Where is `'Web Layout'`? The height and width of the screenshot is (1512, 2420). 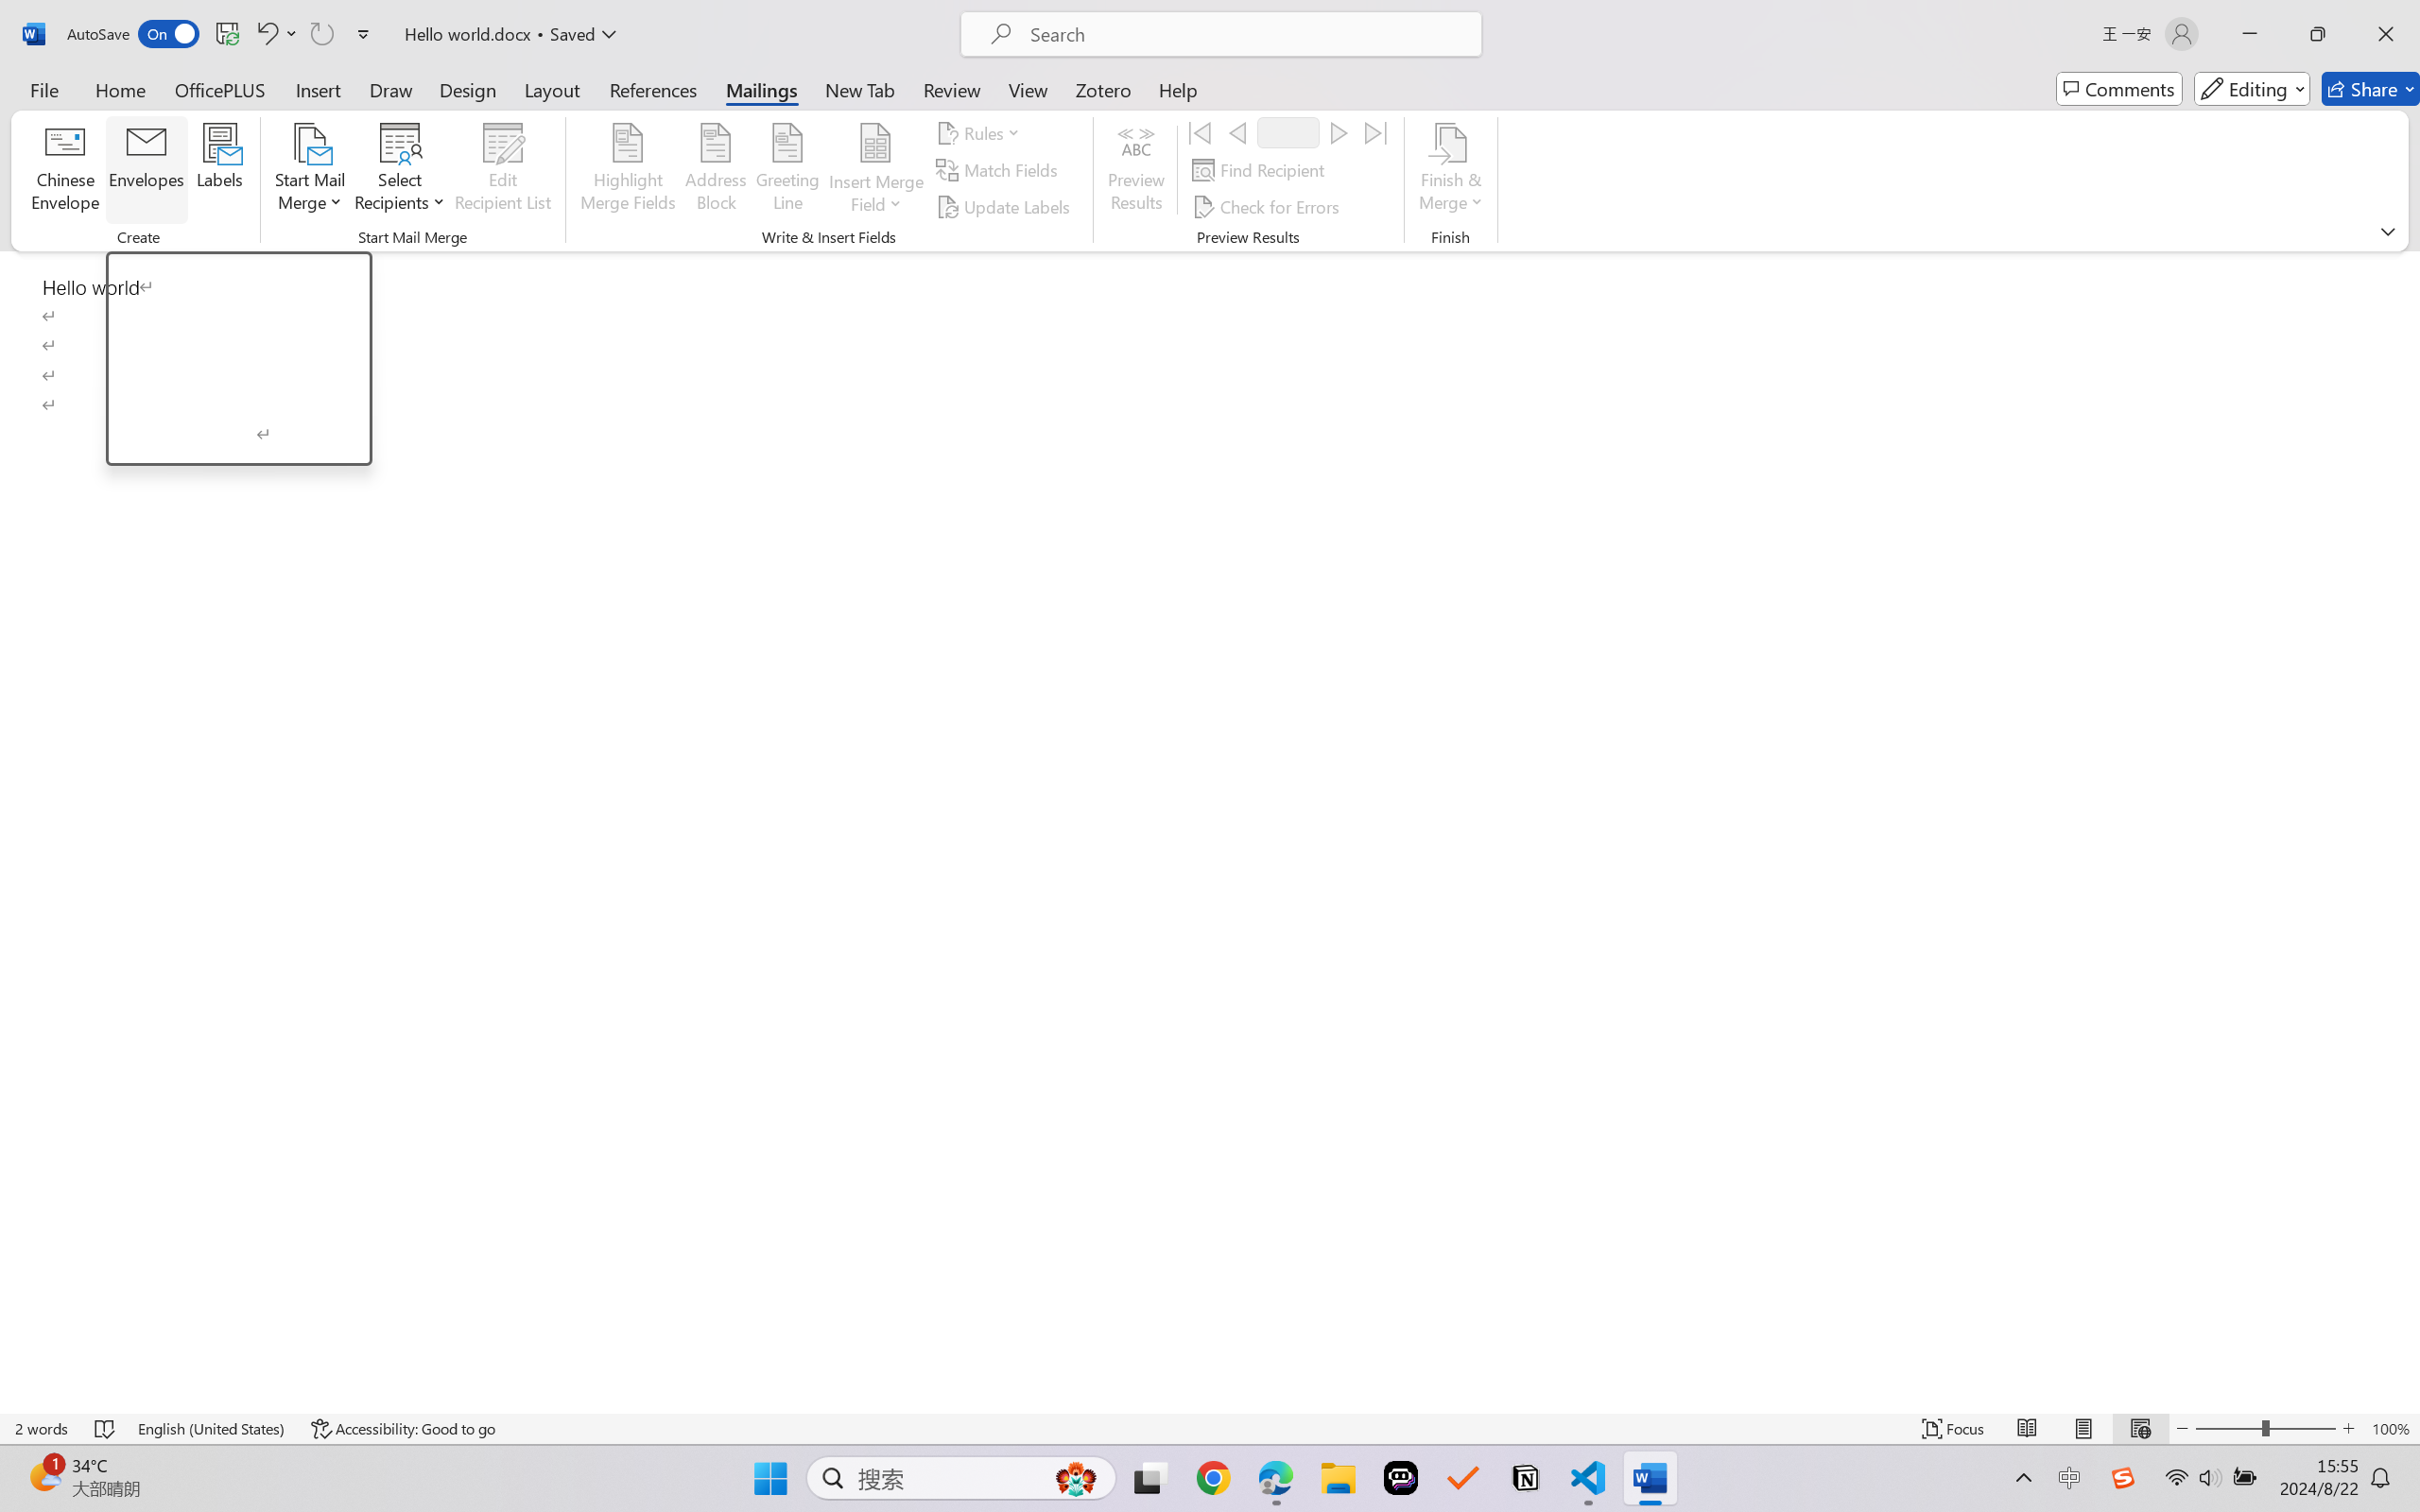 'Web Layout' is located at coordinates (2139, 1428).